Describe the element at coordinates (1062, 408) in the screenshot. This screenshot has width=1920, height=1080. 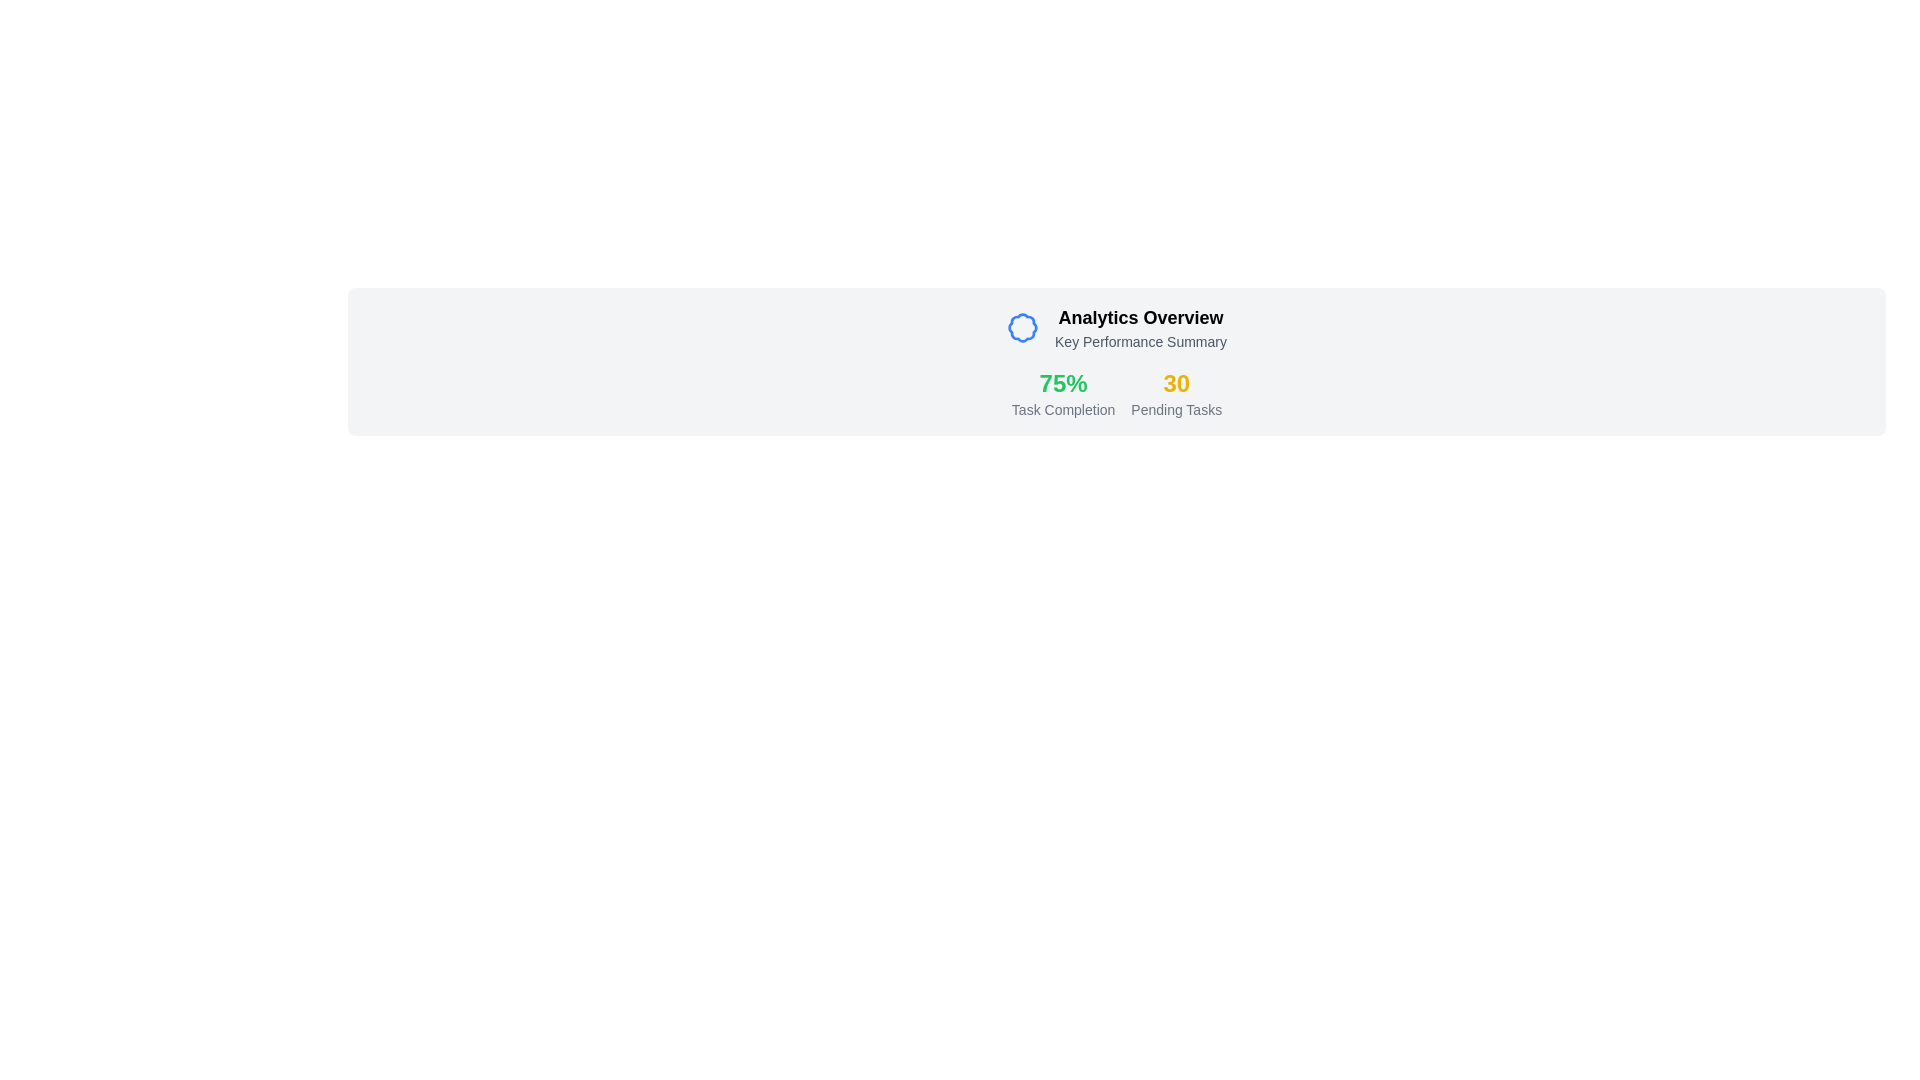
I see `the descriptive label that provides context for the '75%' value, located below the percentage display in the horizontal interface at the center of the page` at that location.